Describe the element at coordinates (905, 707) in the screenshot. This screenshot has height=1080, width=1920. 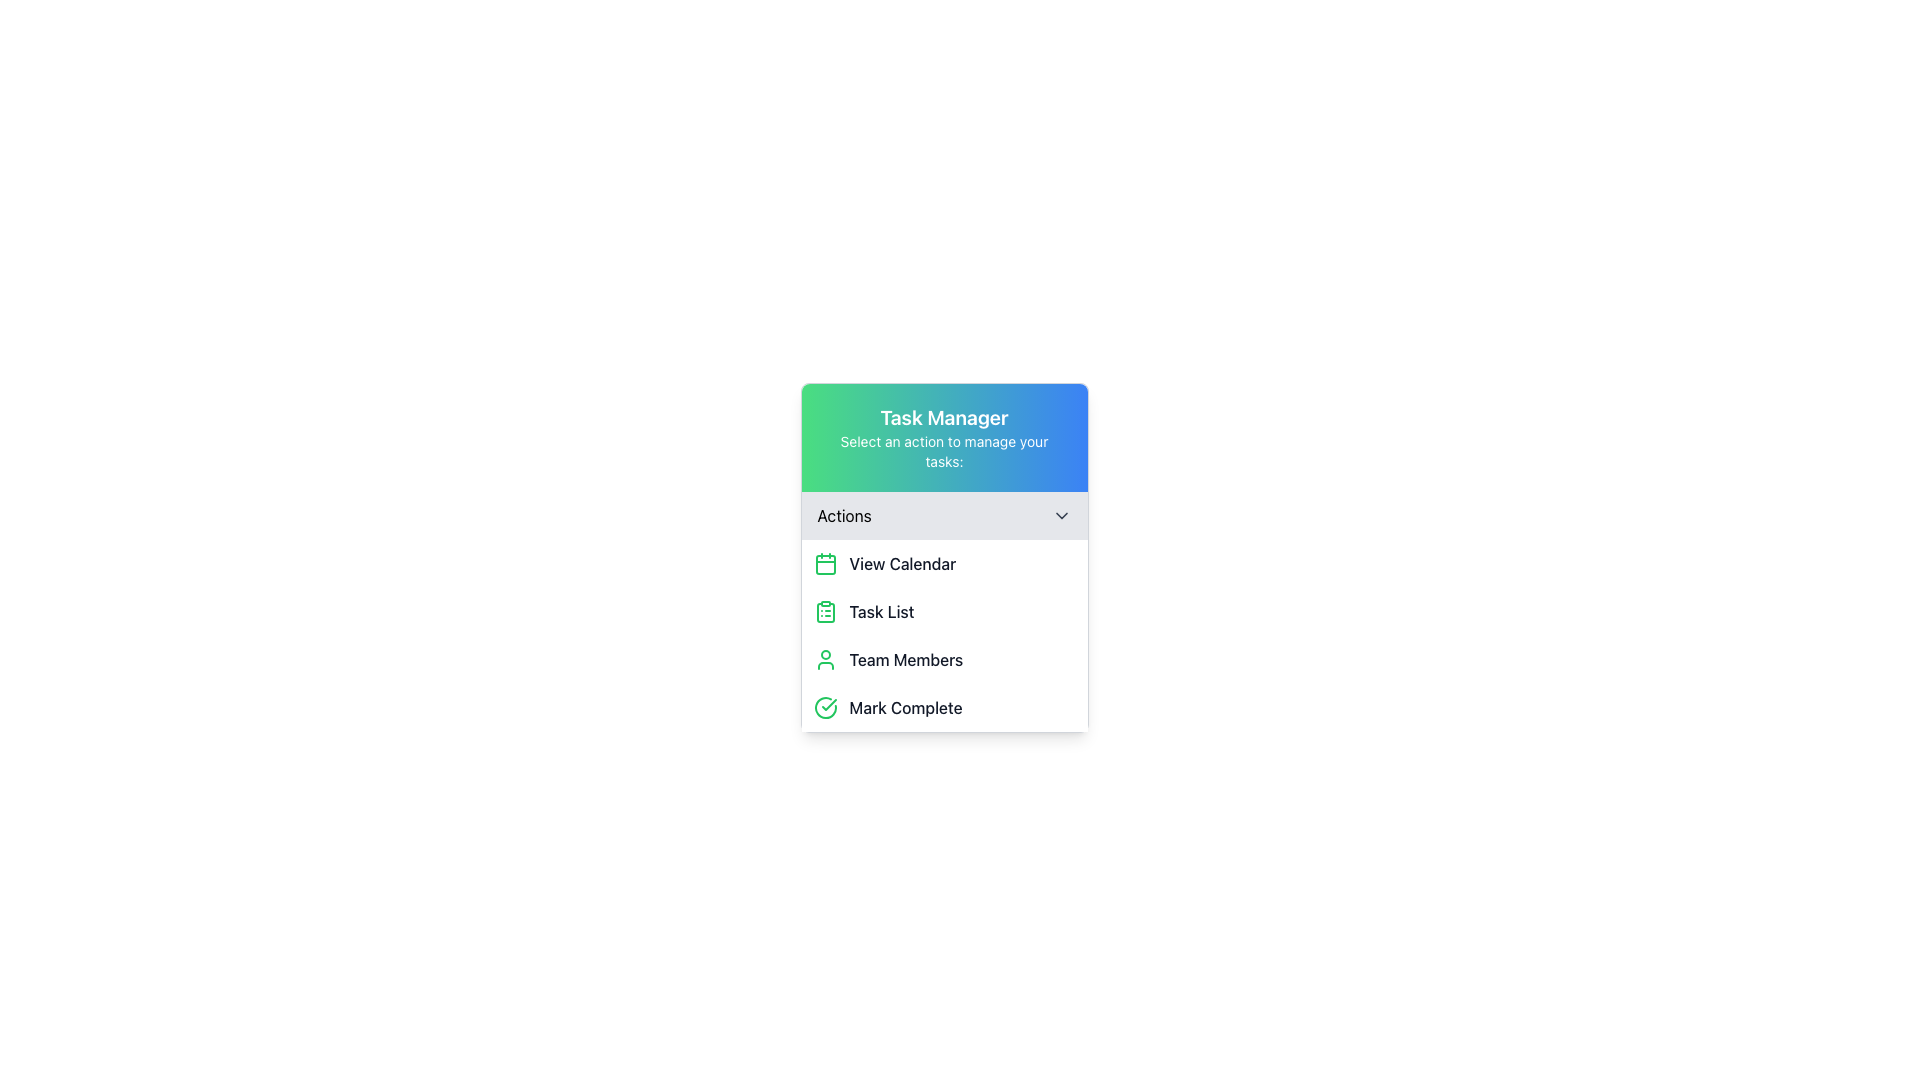
I see `the 'Mark Complete' label that is styled with medium font weight and gray text color, positioned at the bottom of the action menu next to a green checkmark icon` at that location.